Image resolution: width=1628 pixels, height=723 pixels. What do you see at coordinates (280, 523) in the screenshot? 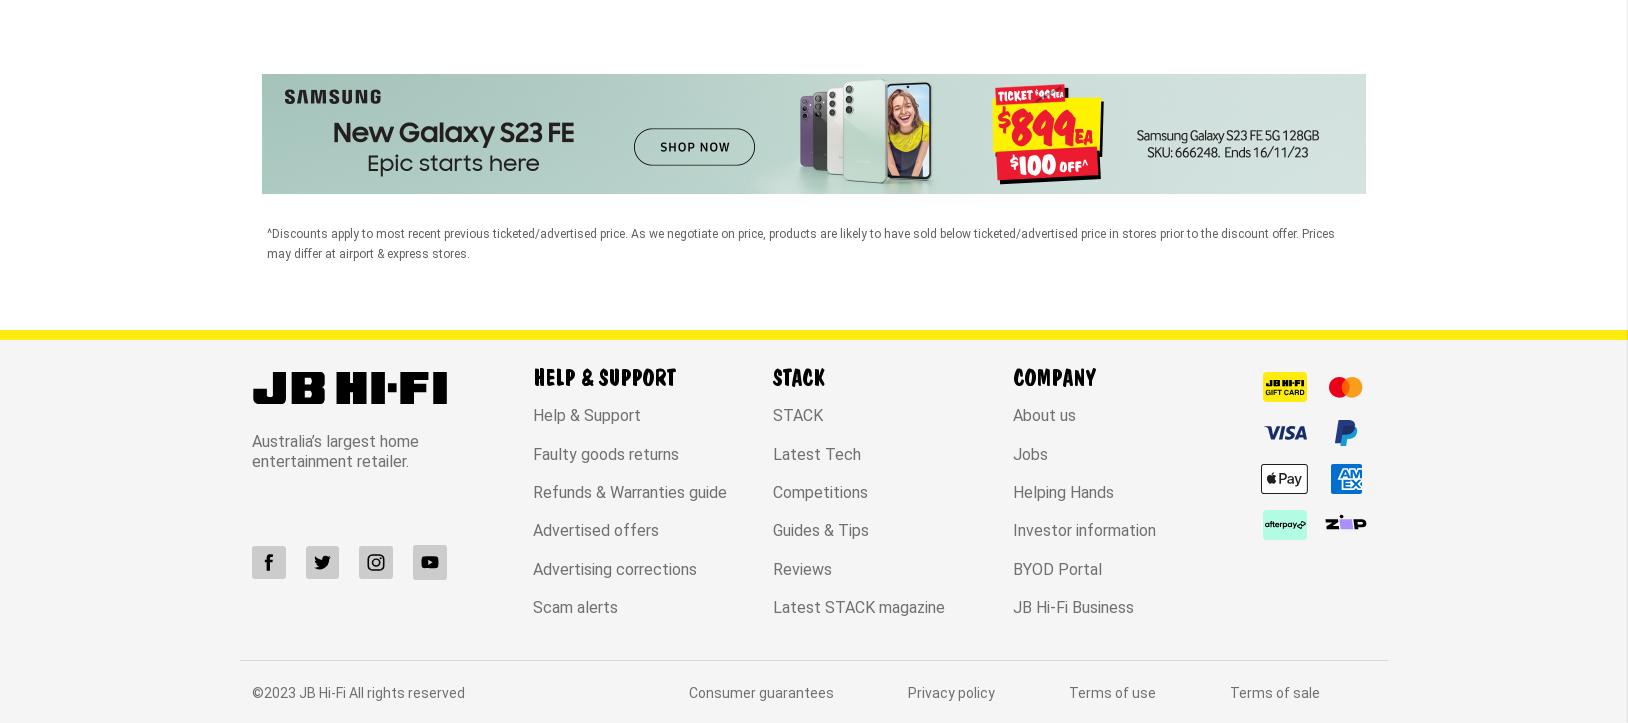
I see `'2023'` at bounding box center [280, 523].